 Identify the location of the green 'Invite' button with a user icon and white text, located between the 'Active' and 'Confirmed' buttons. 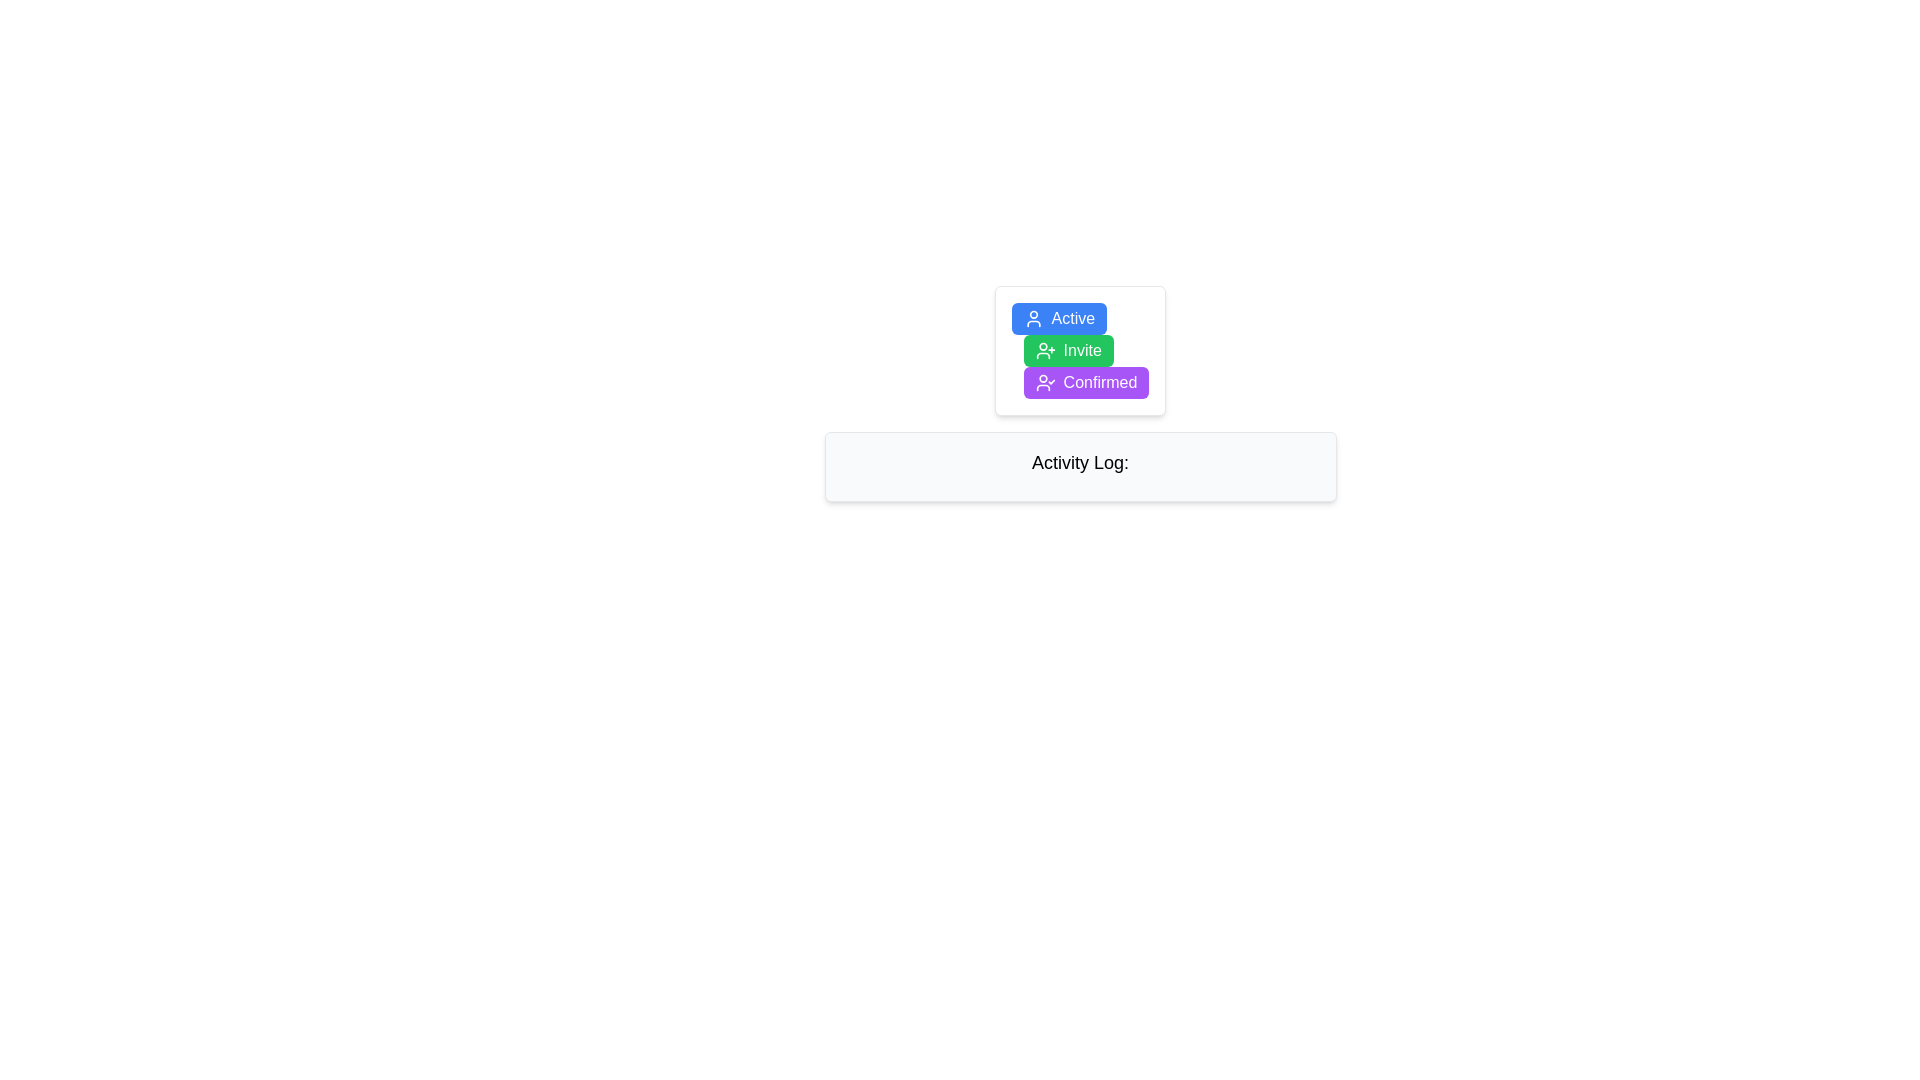
(1067, 350).